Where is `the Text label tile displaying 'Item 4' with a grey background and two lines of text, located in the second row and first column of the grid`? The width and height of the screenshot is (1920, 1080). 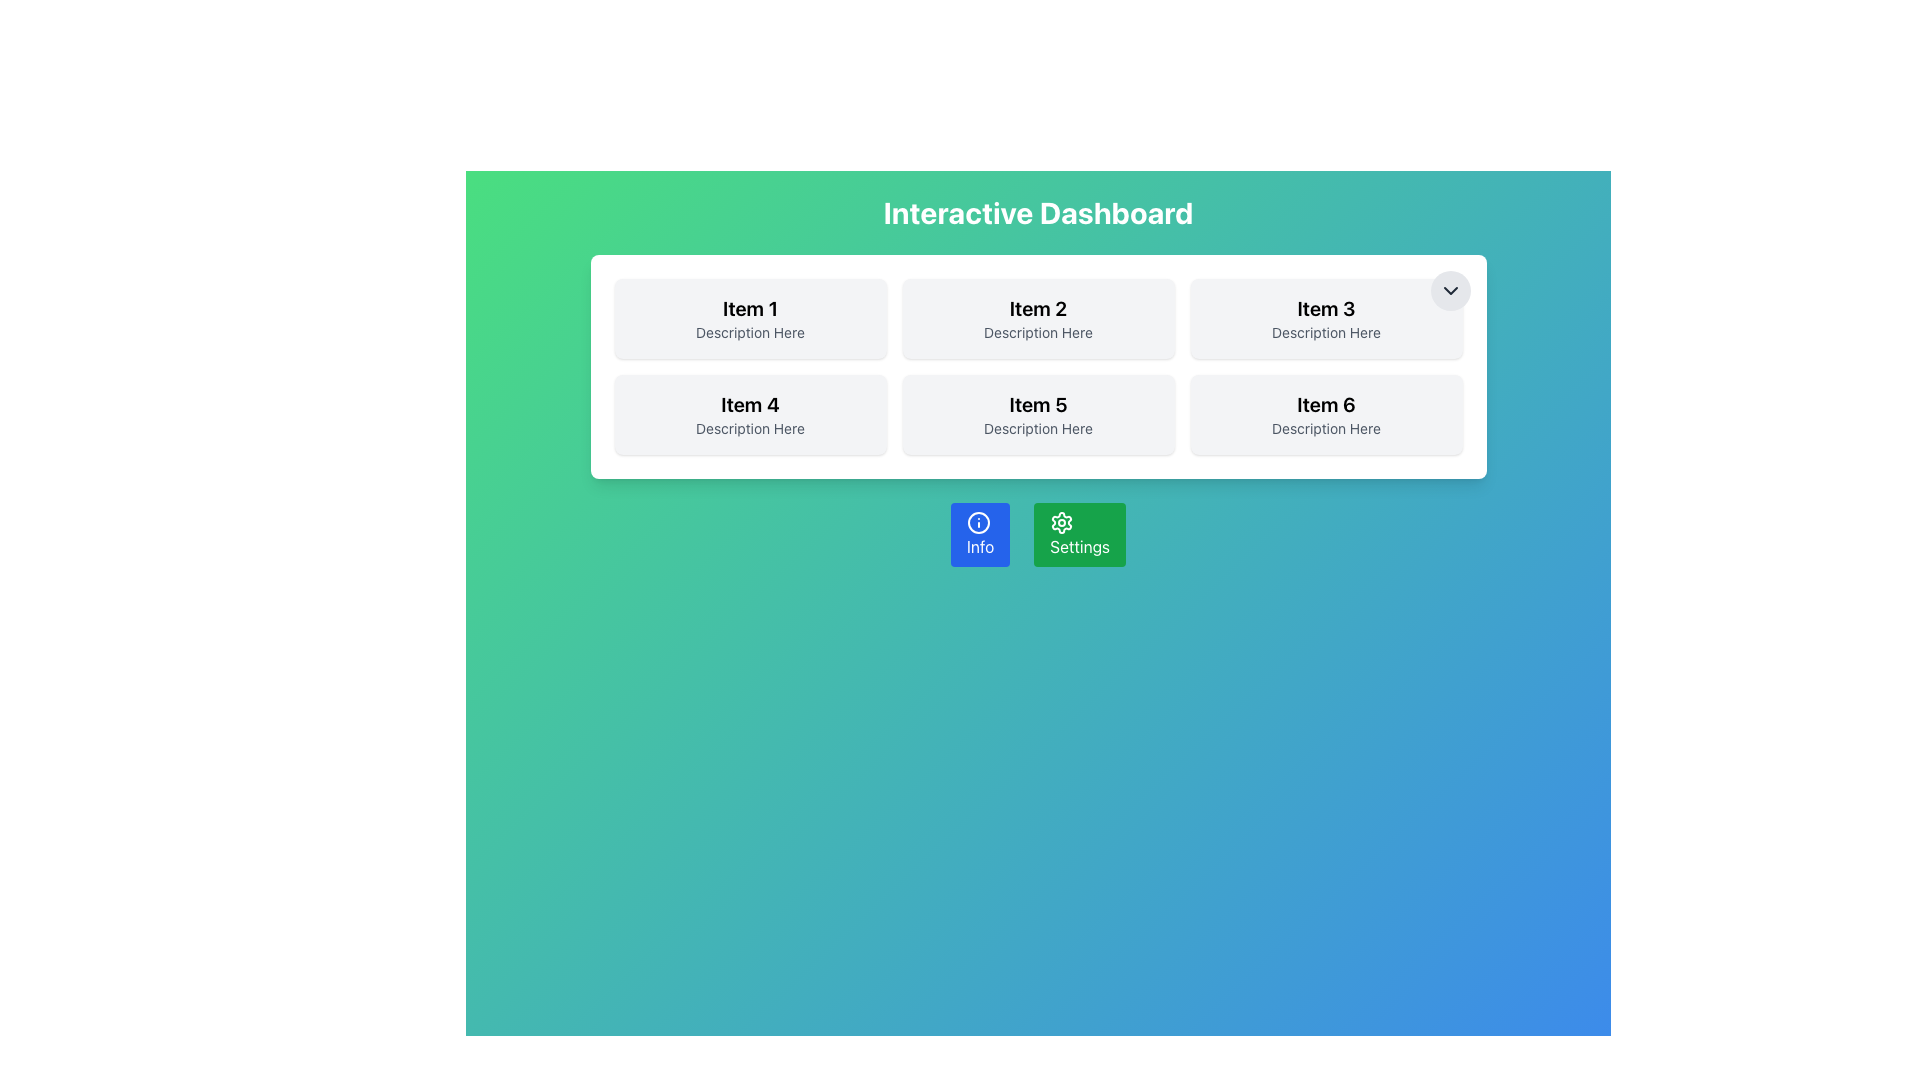 the Text label tile displaying 'Item 4' with a grey background and two lines of text, located in the second row and first column of the grid is located at coordinates (749, 414).